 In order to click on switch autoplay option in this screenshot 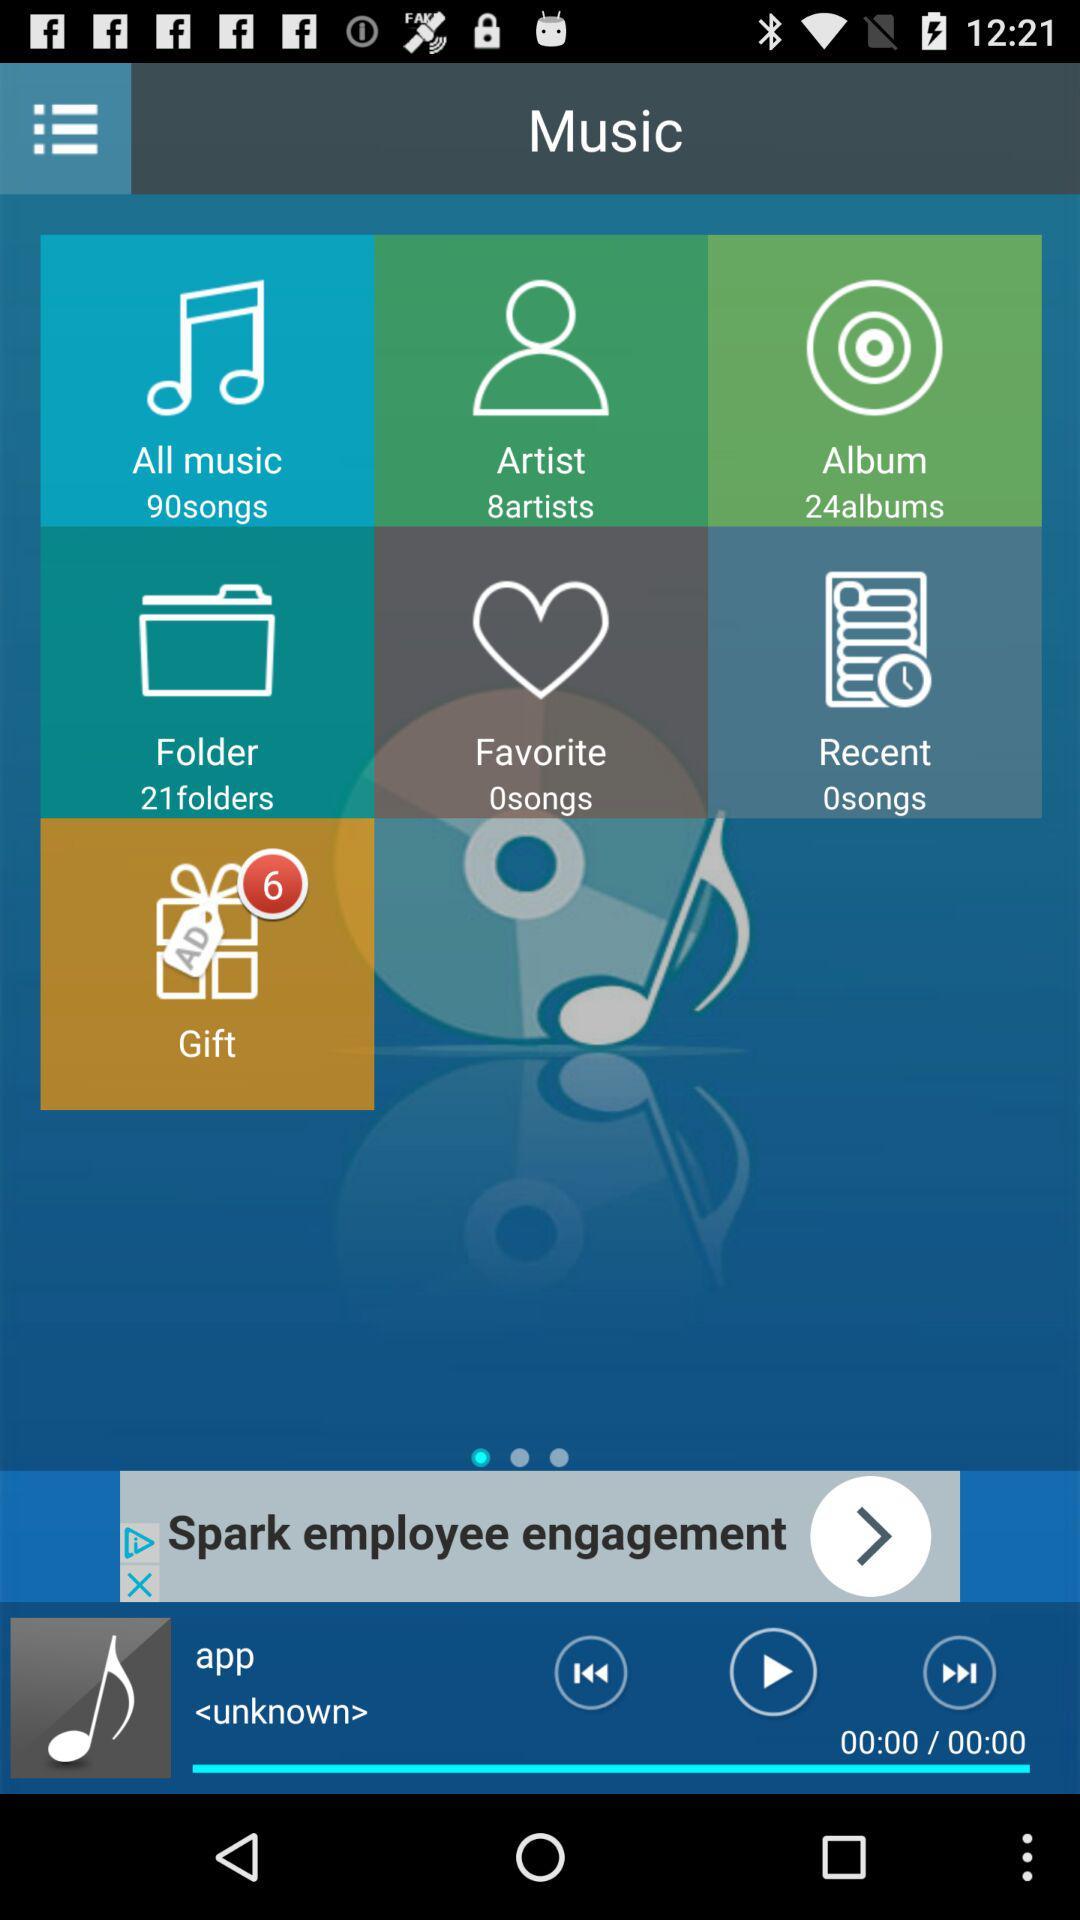, I will do `click(90, 1697)`.